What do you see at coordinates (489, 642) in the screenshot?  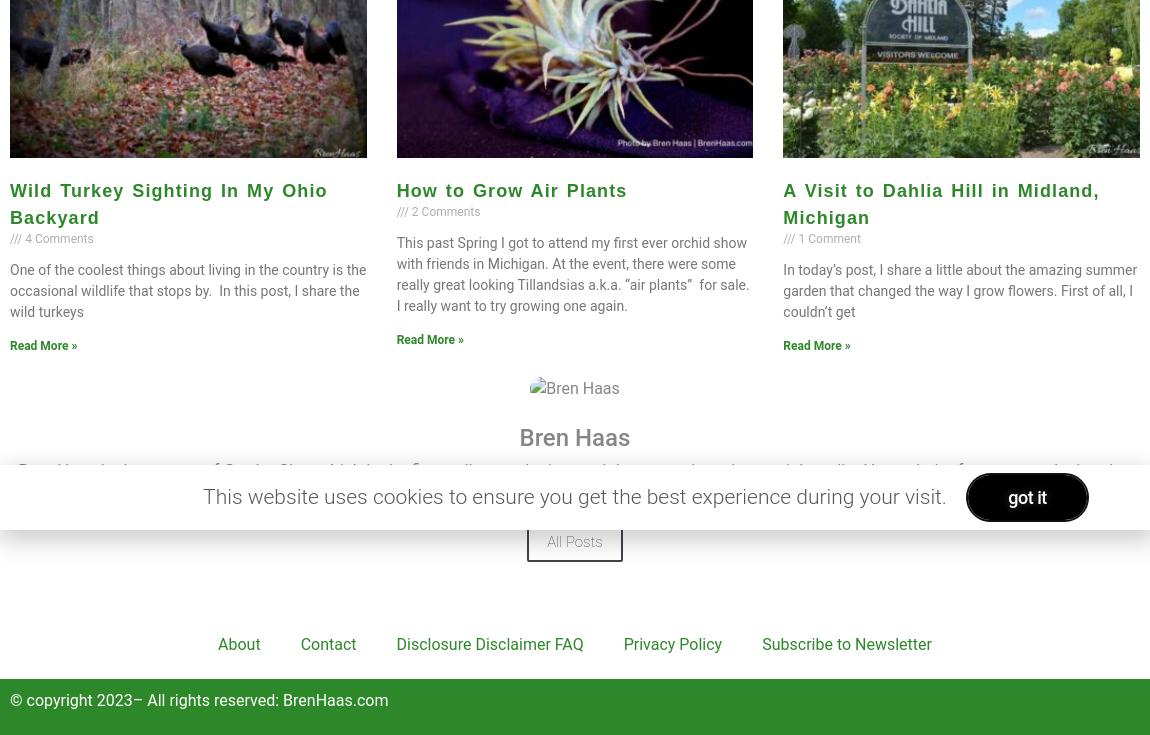 I see `'Disclosure Disclaimer FAQ'` at bounding box center [489, 642].